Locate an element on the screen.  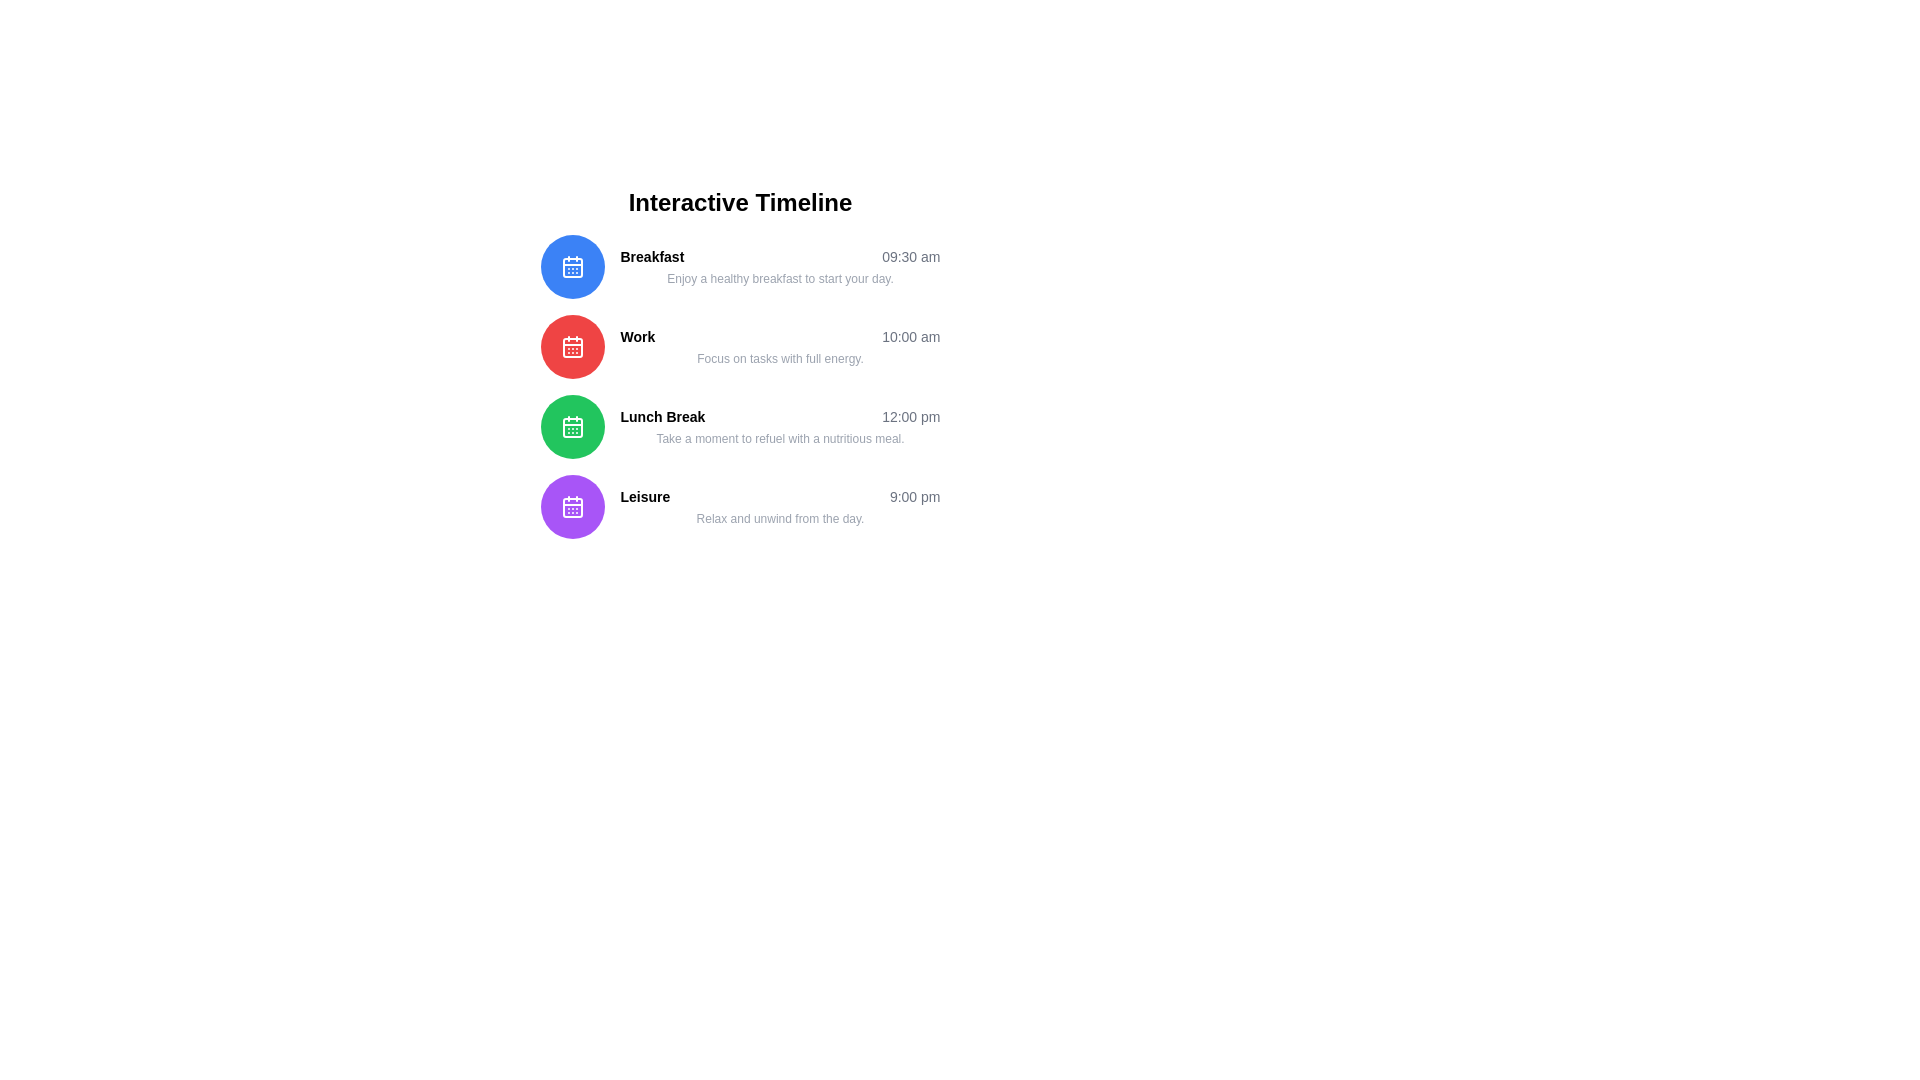
the circular blue icon representing the 'Breakfast' schedule entry, which is located to the left of the 'Breakfast' label is located at coordinates (571, 266).